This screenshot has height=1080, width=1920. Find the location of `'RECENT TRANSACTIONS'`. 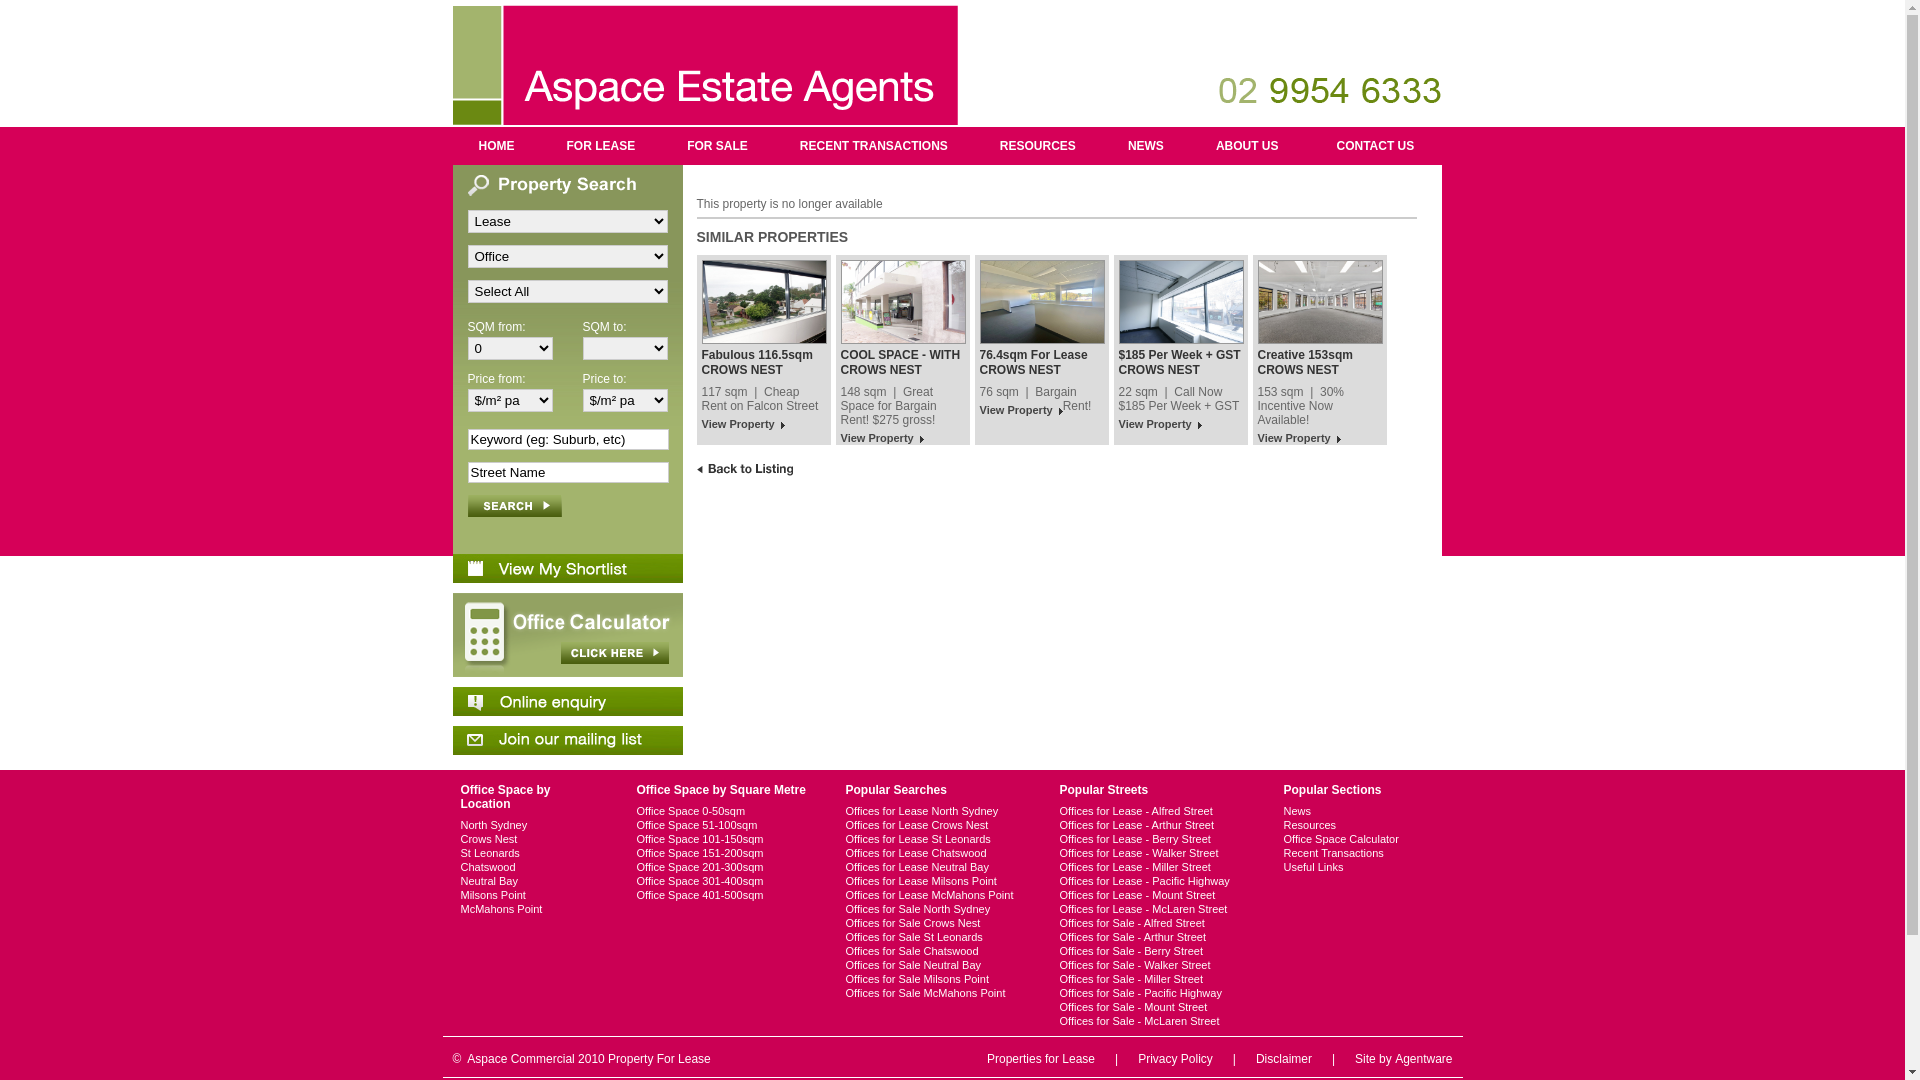

'RECENT TRANSACTIONS' is located at coordinates (873, 145).